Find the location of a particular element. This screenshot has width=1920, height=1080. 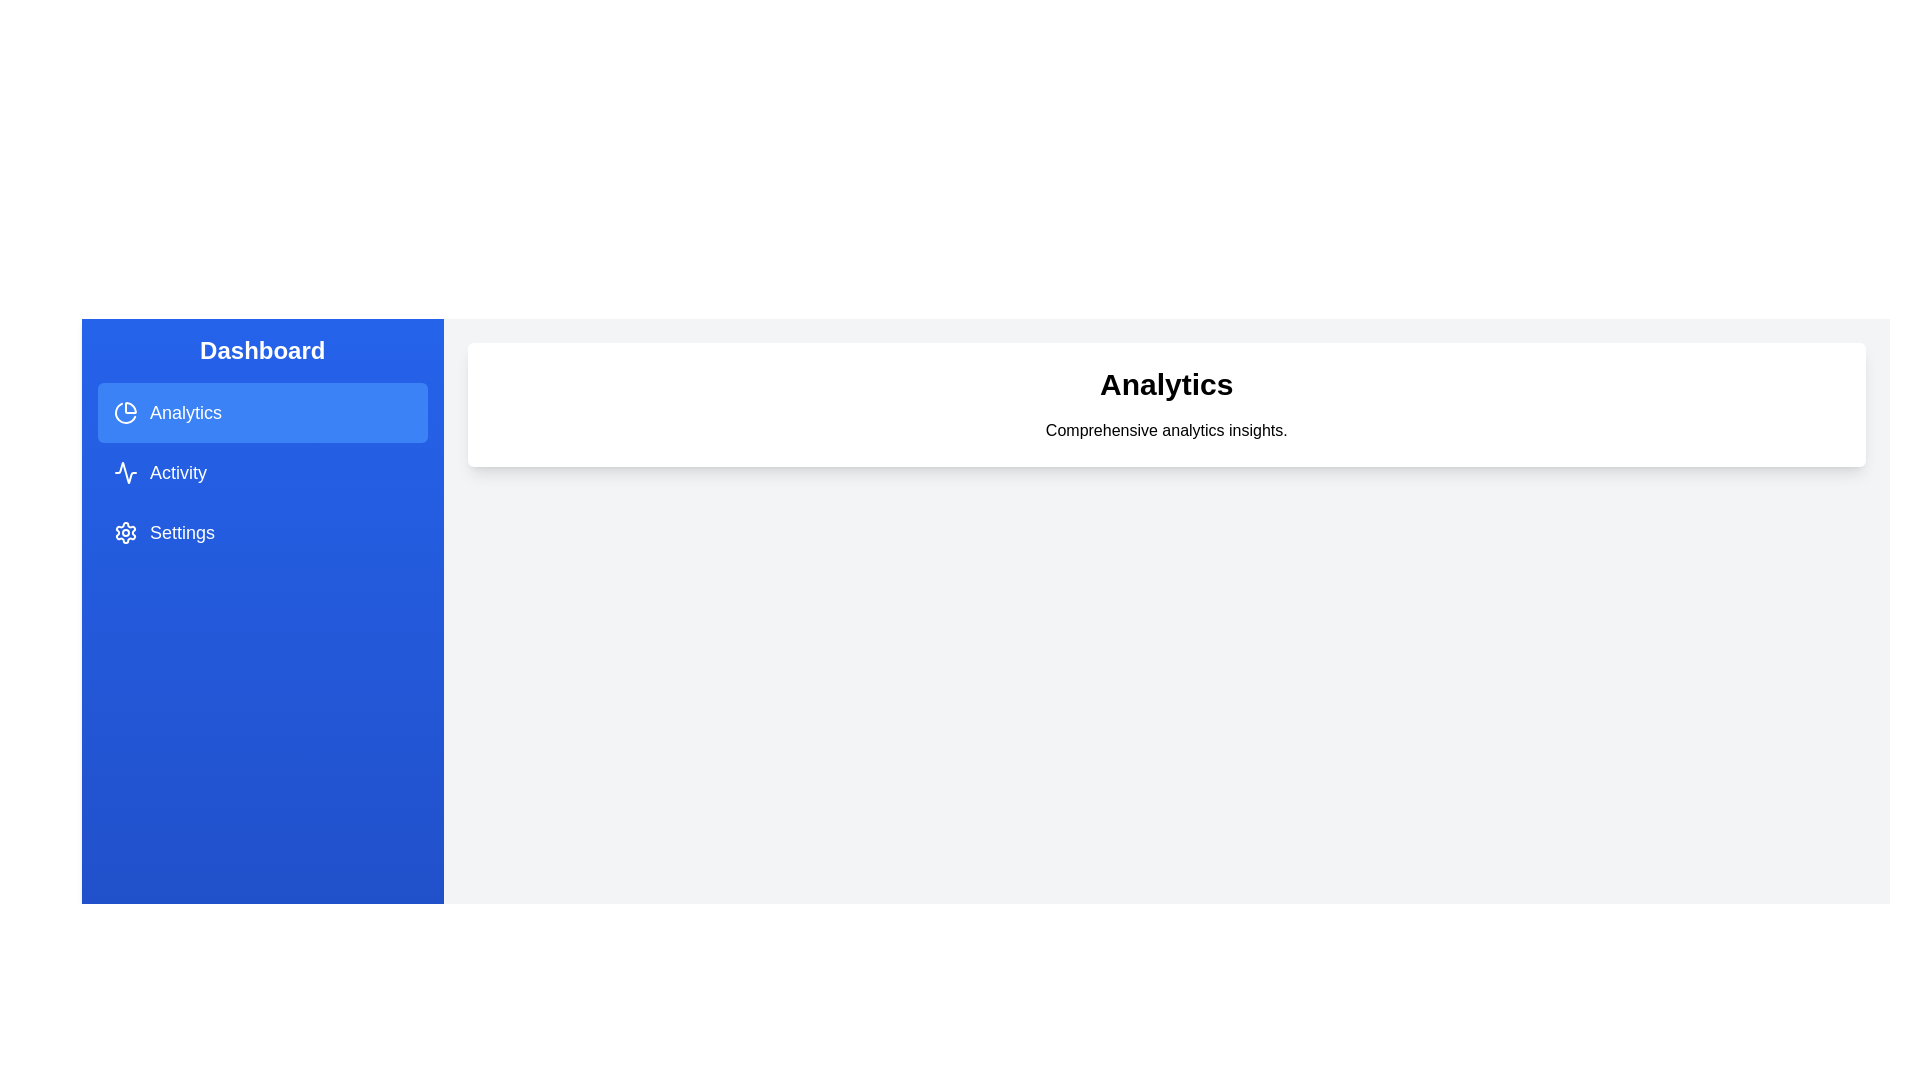

the 'Settings' button is located at coordinates (261, 531).